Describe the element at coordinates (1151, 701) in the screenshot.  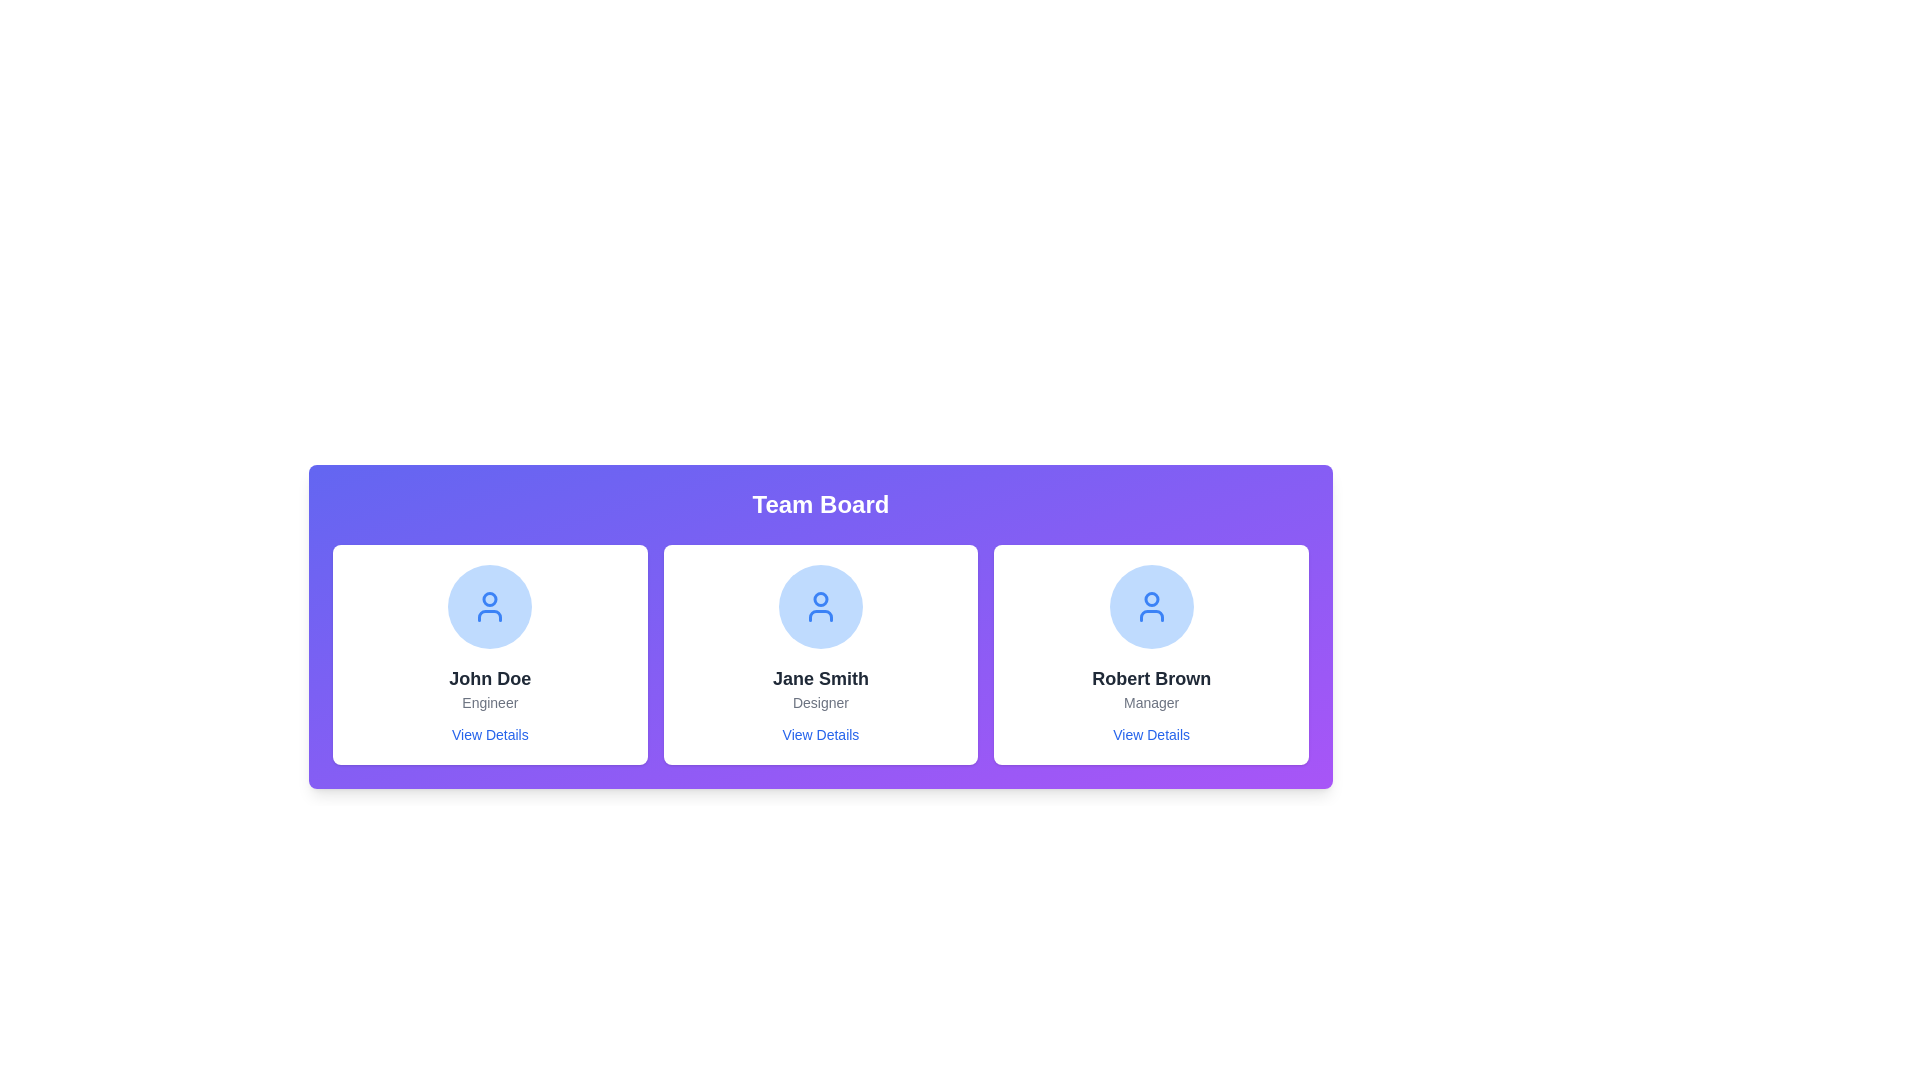
I see `the Text Label indicating the job position 'Manager' of 'Robert Brown'` at that location.